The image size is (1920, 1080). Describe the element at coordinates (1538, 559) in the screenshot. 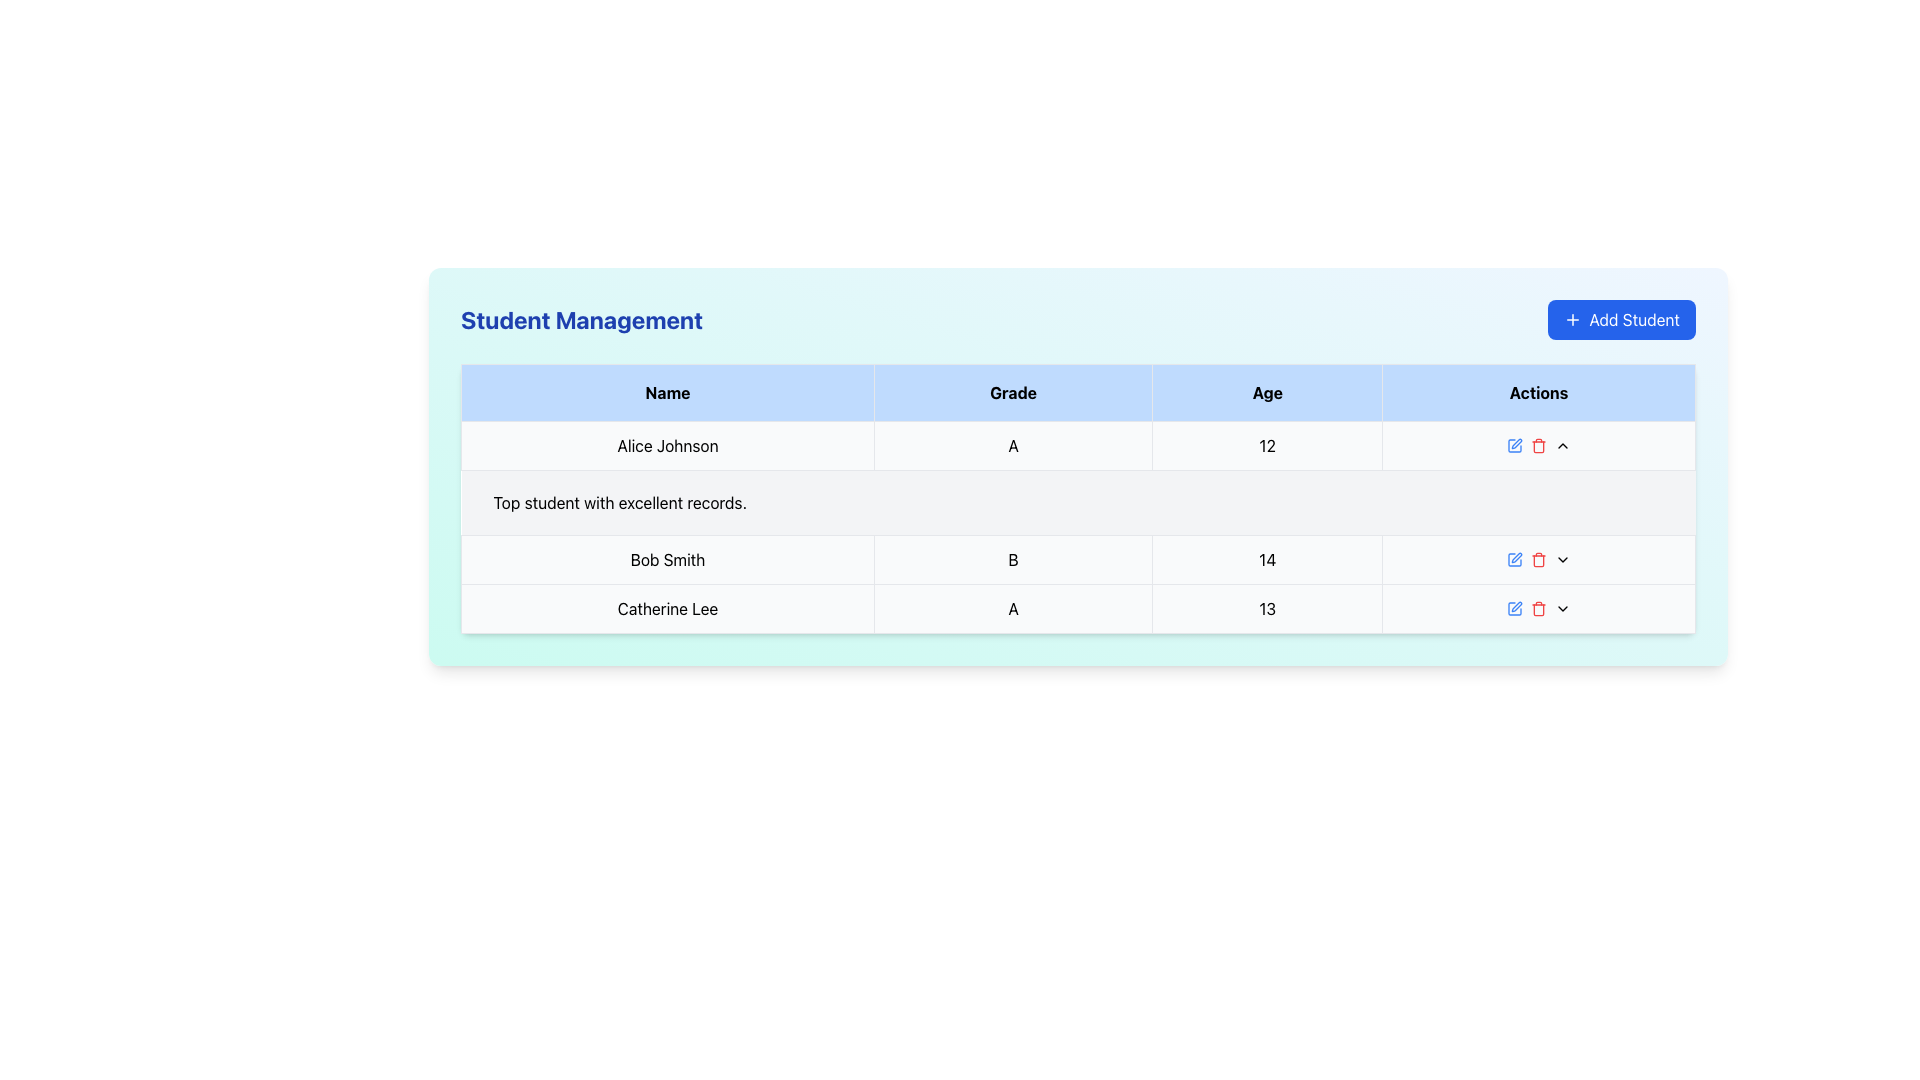

I see `the delete button in the third row of the table under the 'Actions' column` at that location.